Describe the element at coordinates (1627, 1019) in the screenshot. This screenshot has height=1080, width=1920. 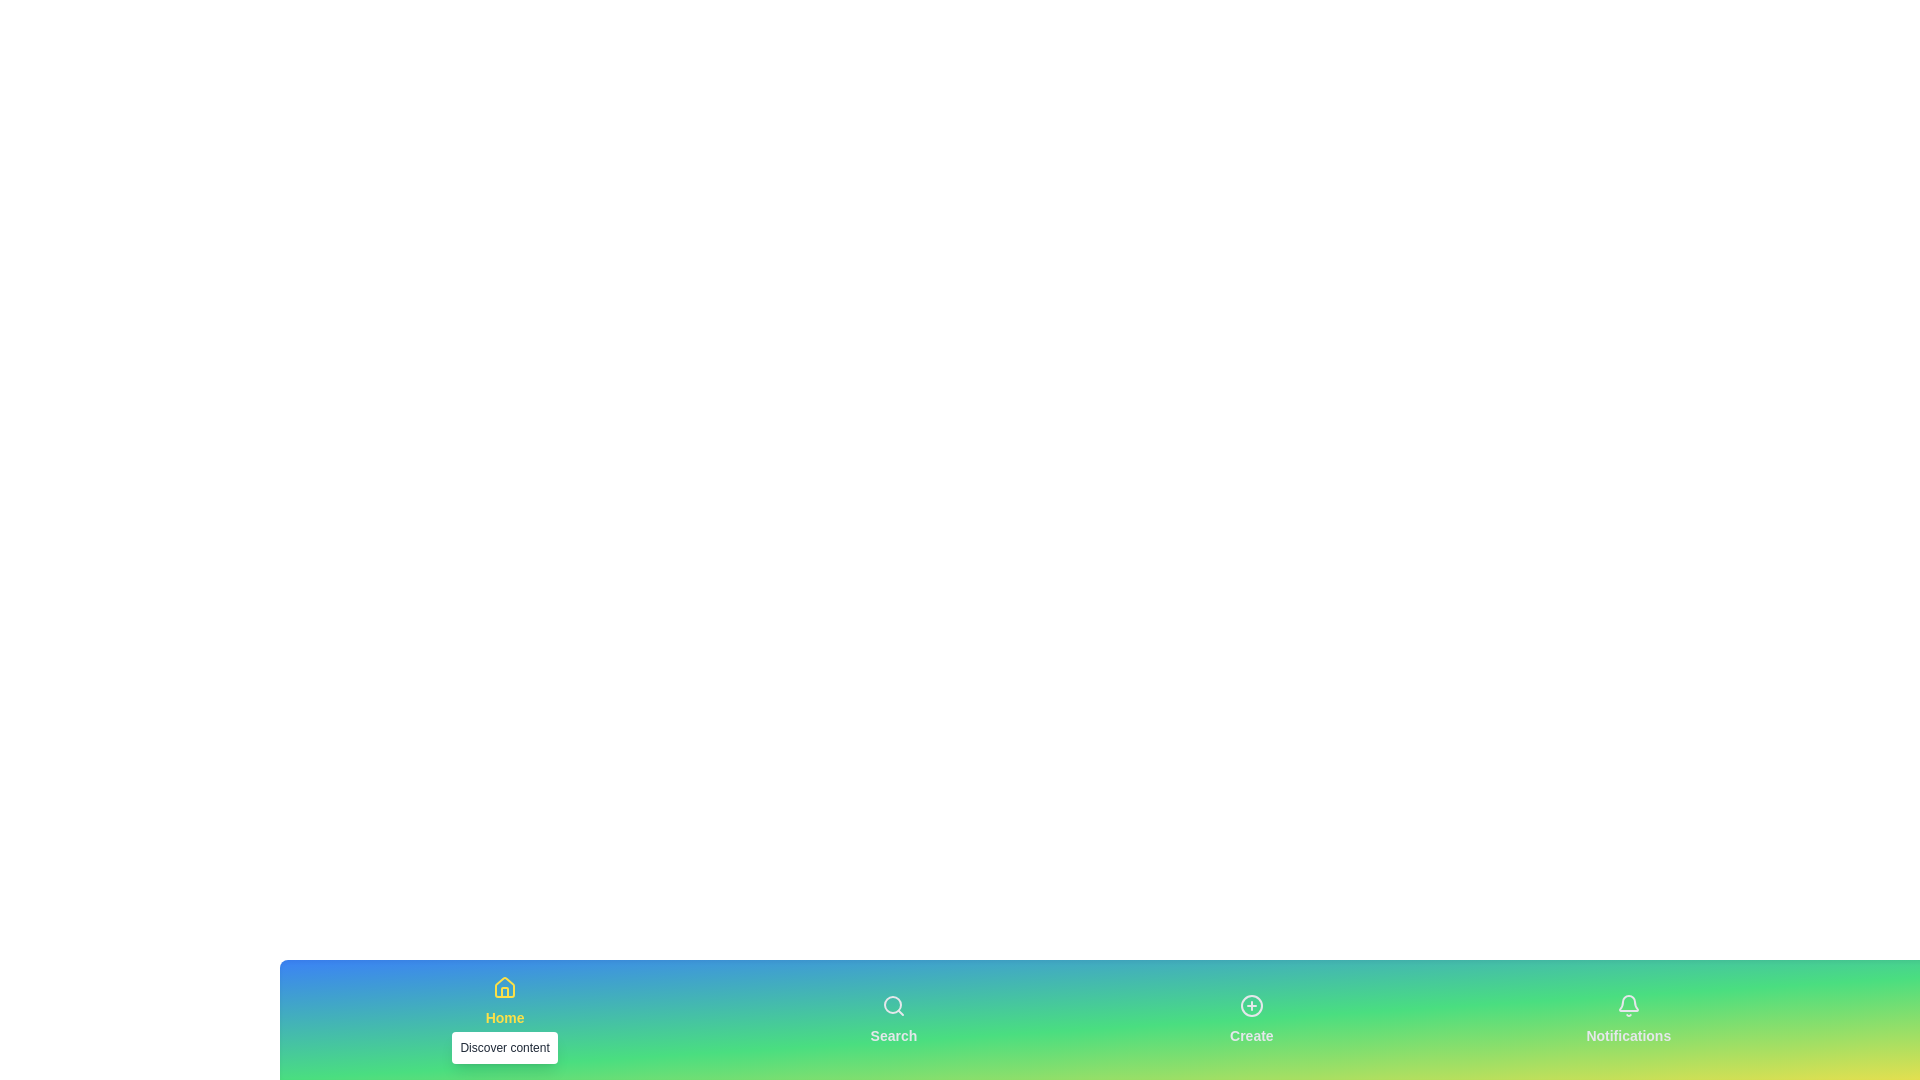
I see `the Notifications tab in the bottom navigation bar` at that location.